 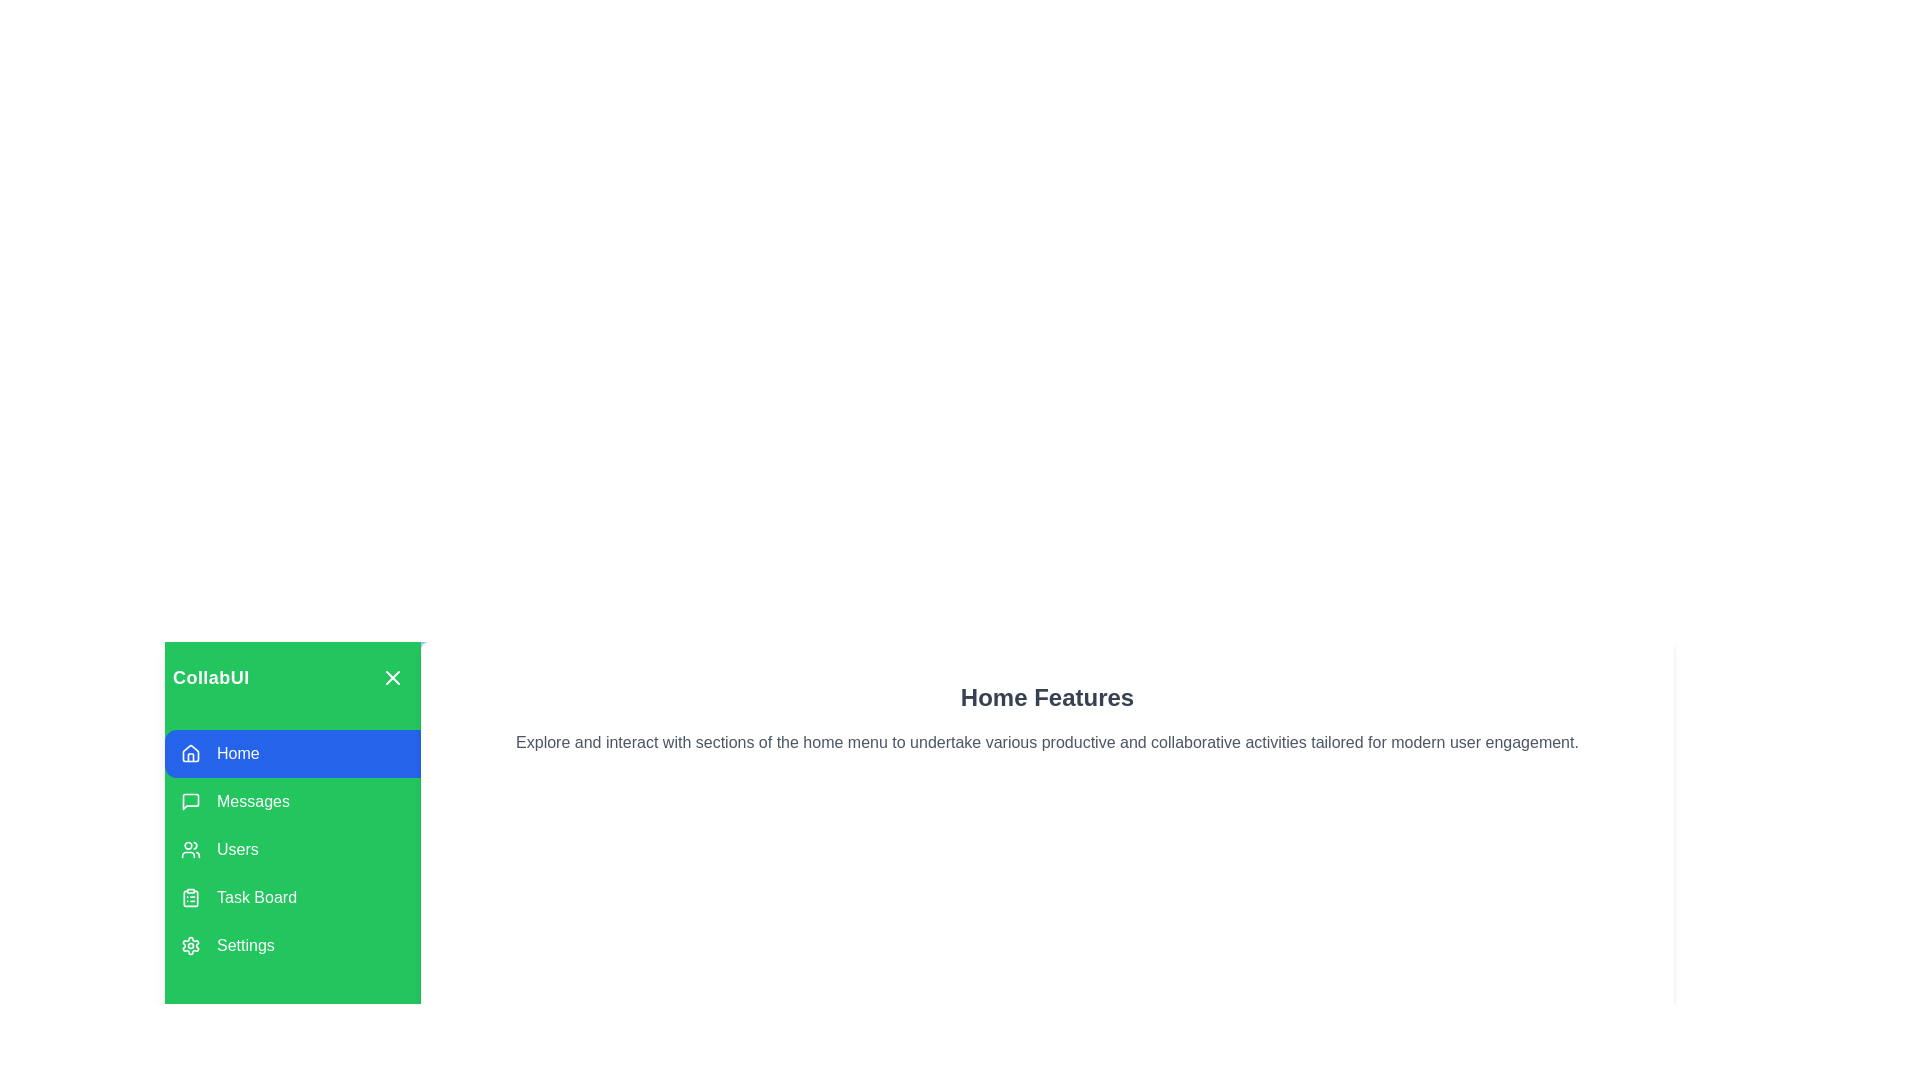 What do you see at coordinates (291, 801) in the screenshot?
I see `the menu section Messages` at bounding box center [291, 801].